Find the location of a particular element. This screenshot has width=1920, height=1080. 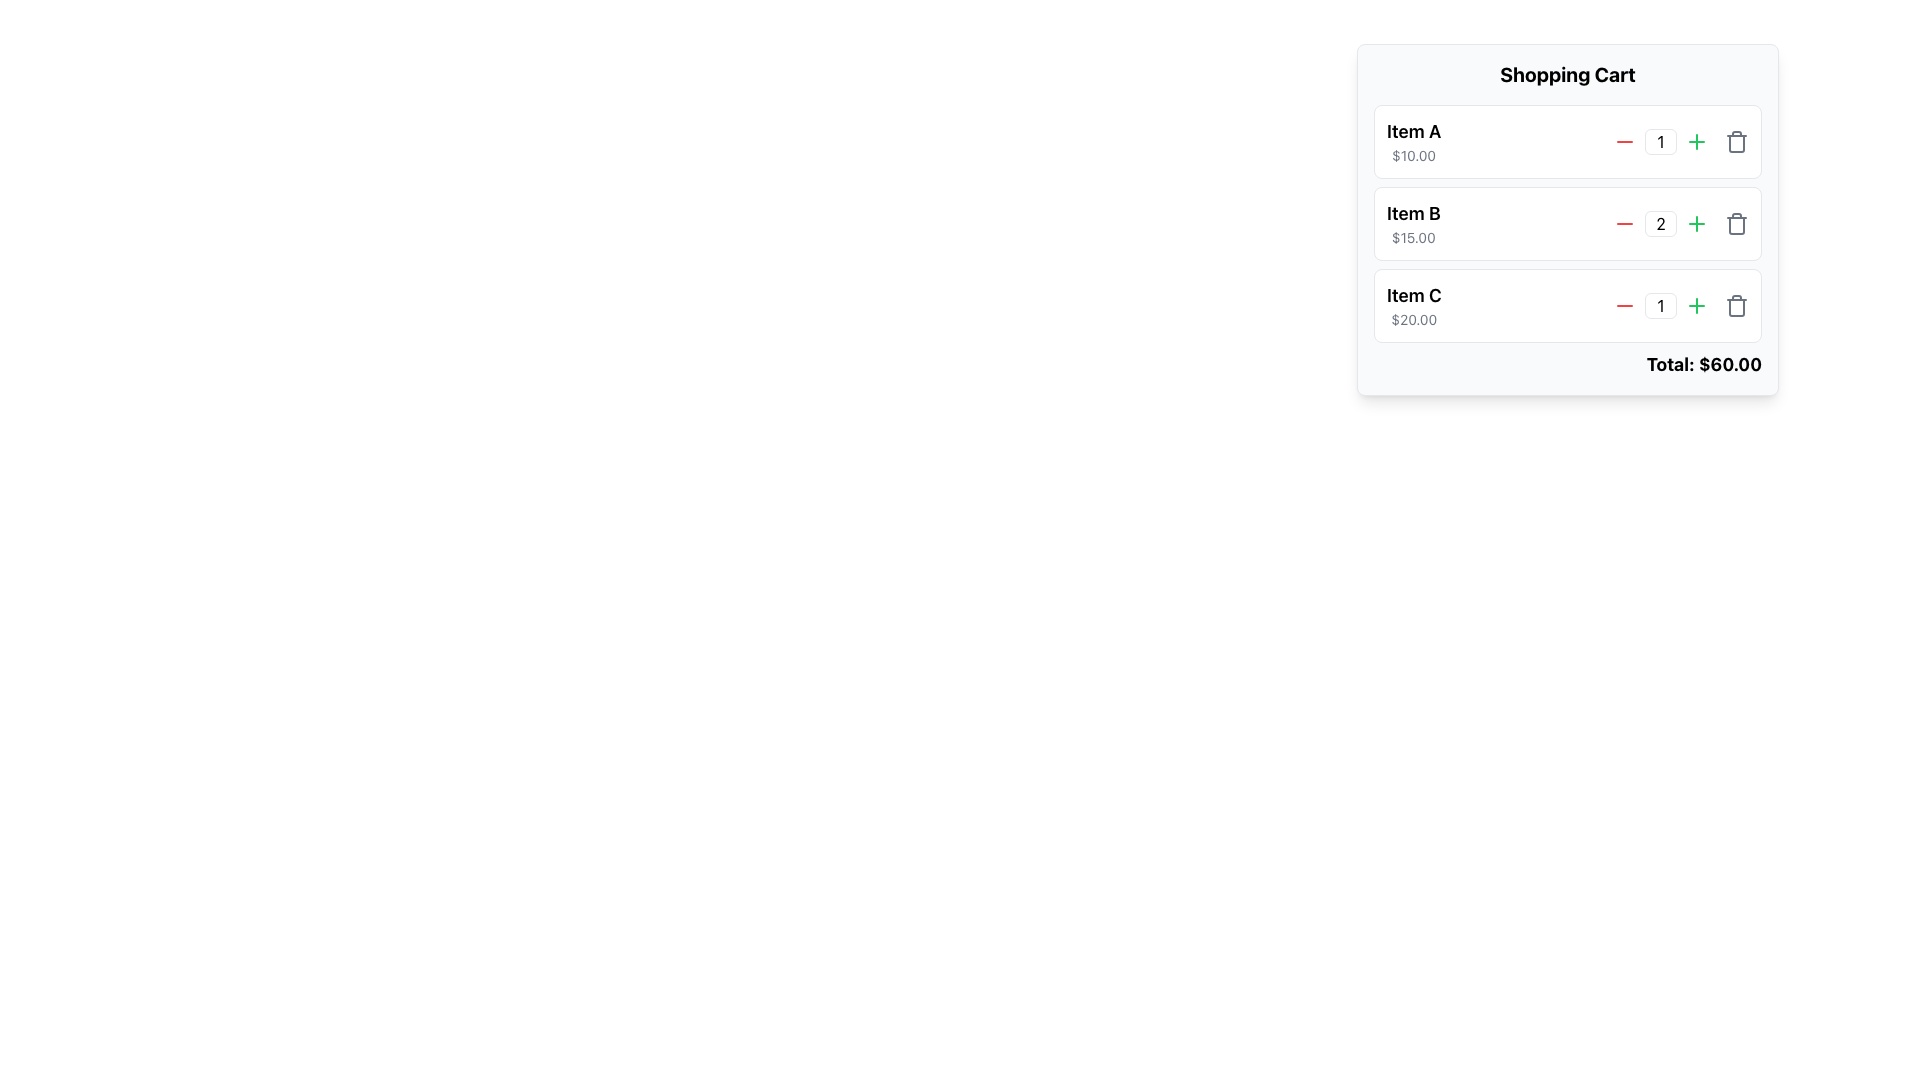

the 'Item C' text label, which is prominently displayed above its sibling price element in the shopping cart interface is located at coordinates (1413, 296).